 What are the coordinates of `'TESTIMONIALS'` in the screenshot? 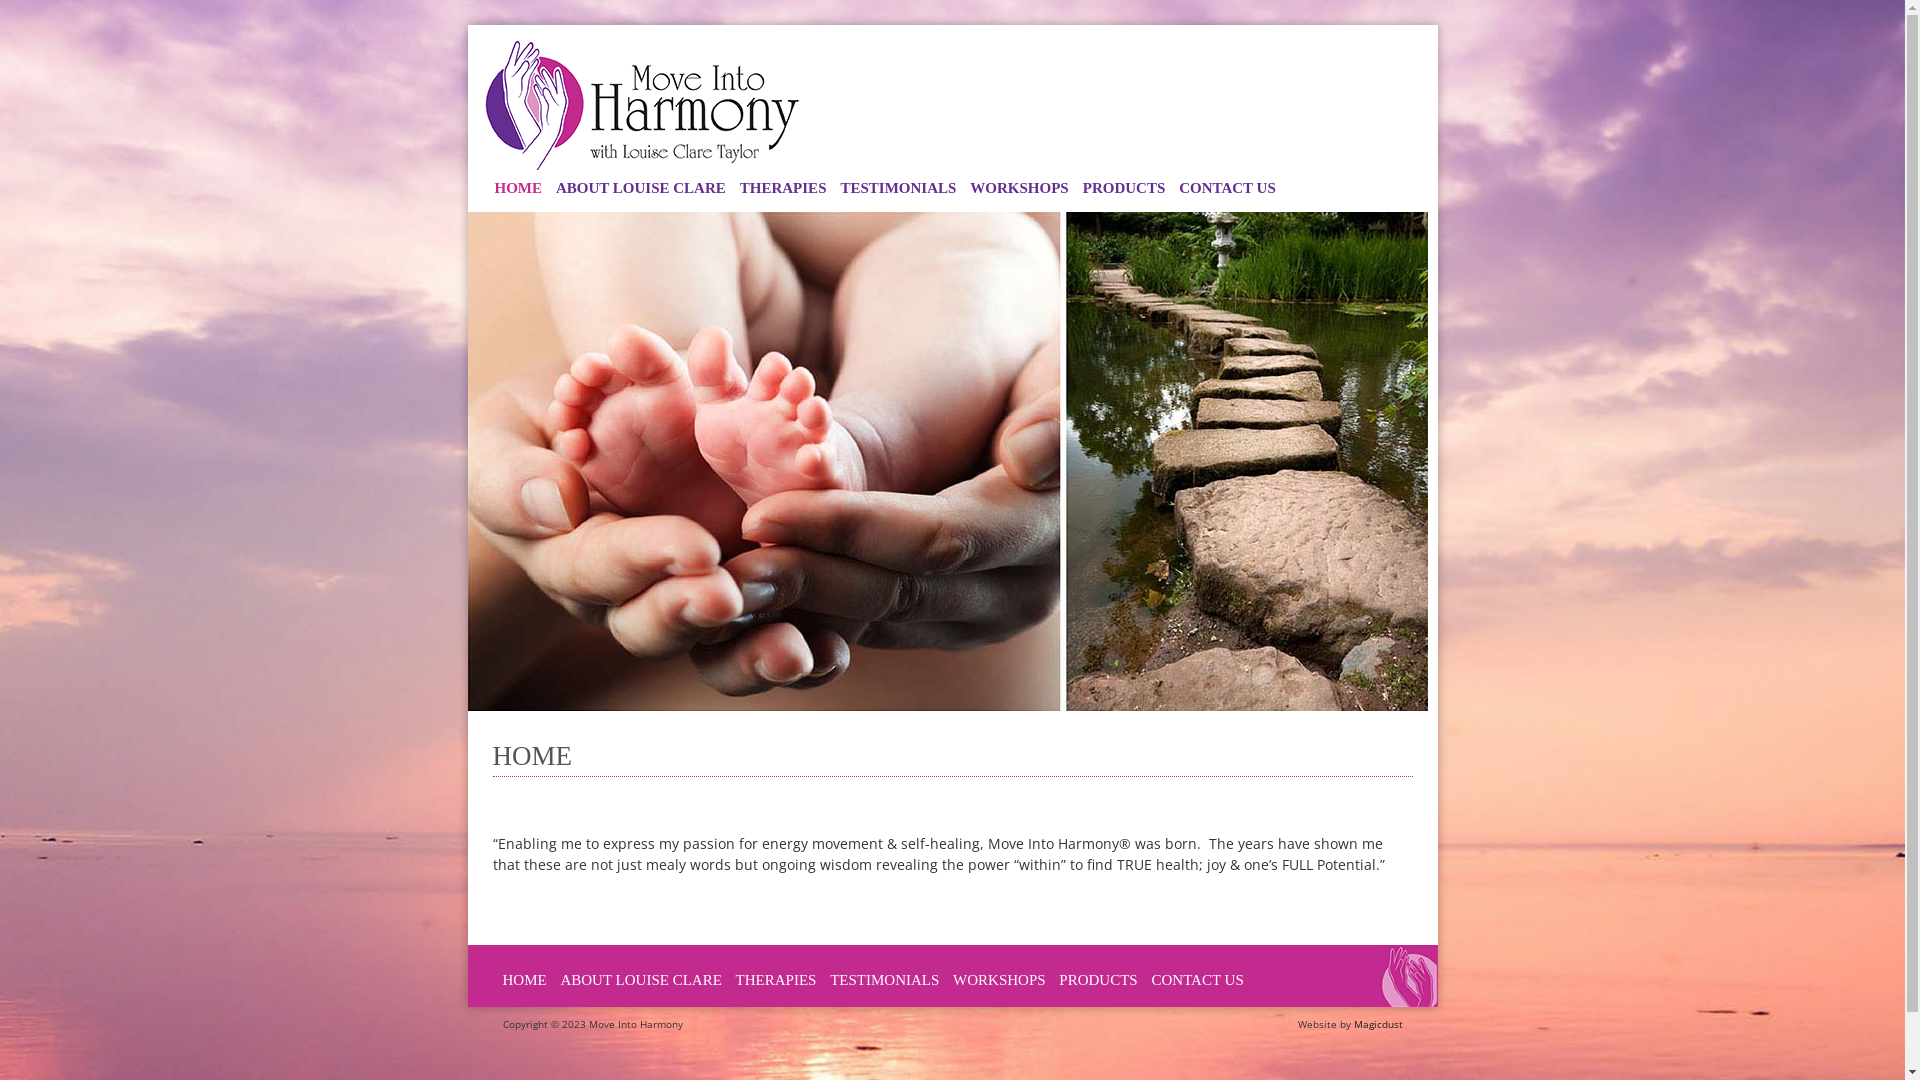 It's located at (896, 188).